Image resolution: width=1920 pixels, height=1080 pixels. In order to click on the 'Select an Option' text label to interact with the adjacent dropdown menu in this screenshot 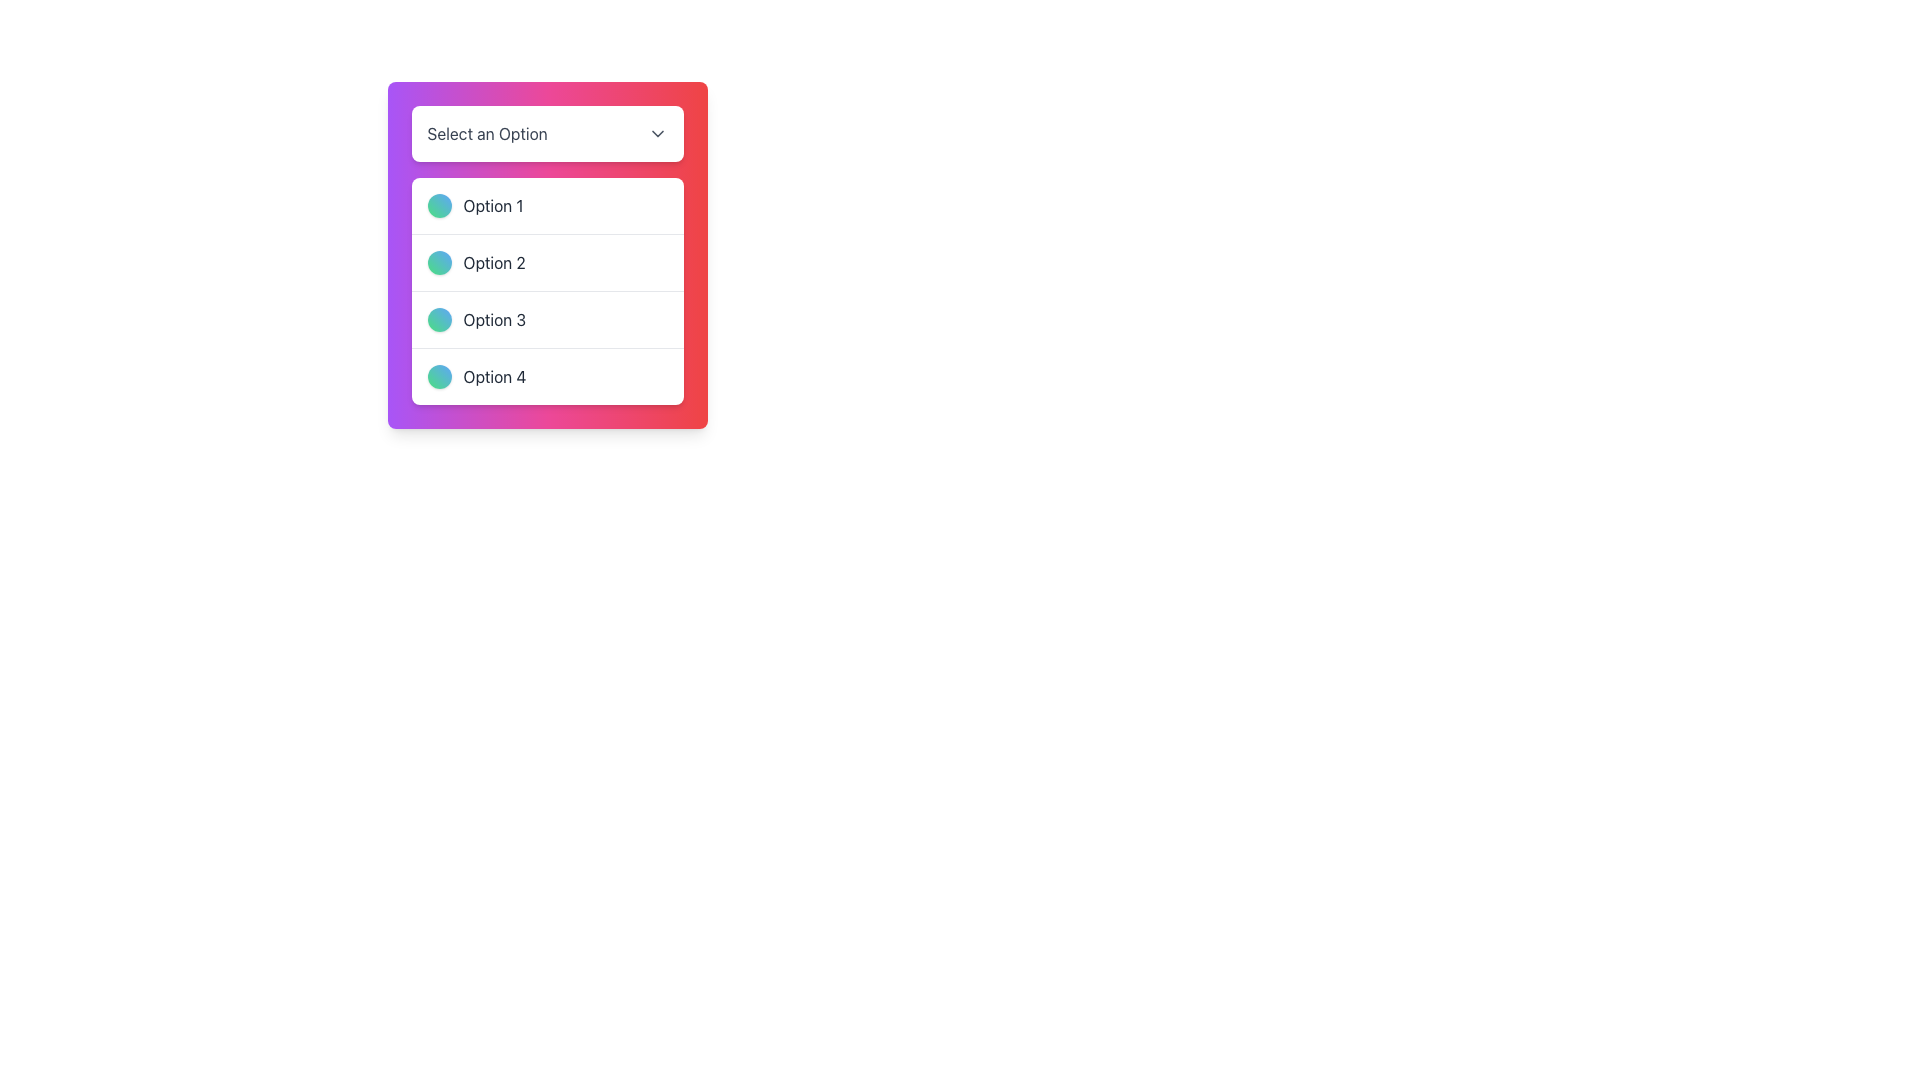, I will do `click(487, 134)`.